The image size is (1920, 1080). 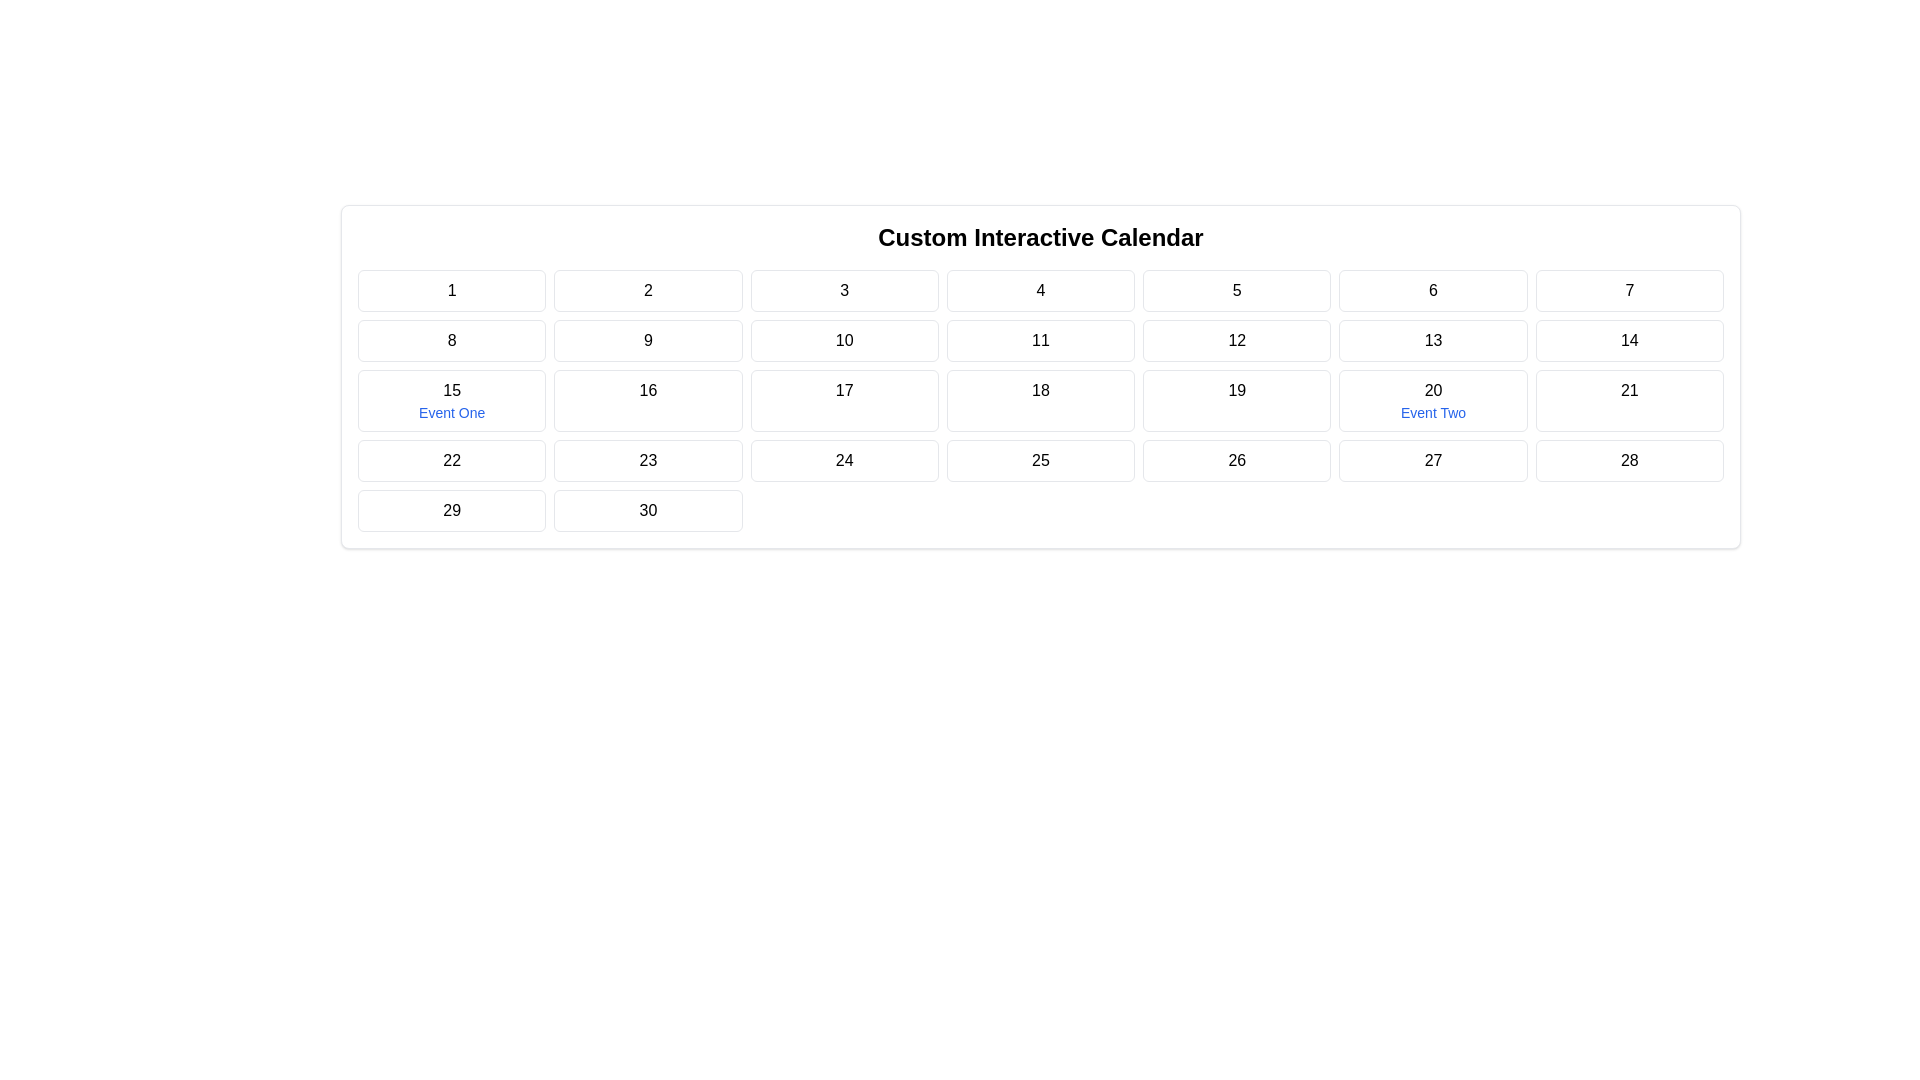 I want to click on the Number Display or Calendar Day Box containing the number '24', which is a white rectangular box with rounded corners and a gray border, so click(x=844, y=461).